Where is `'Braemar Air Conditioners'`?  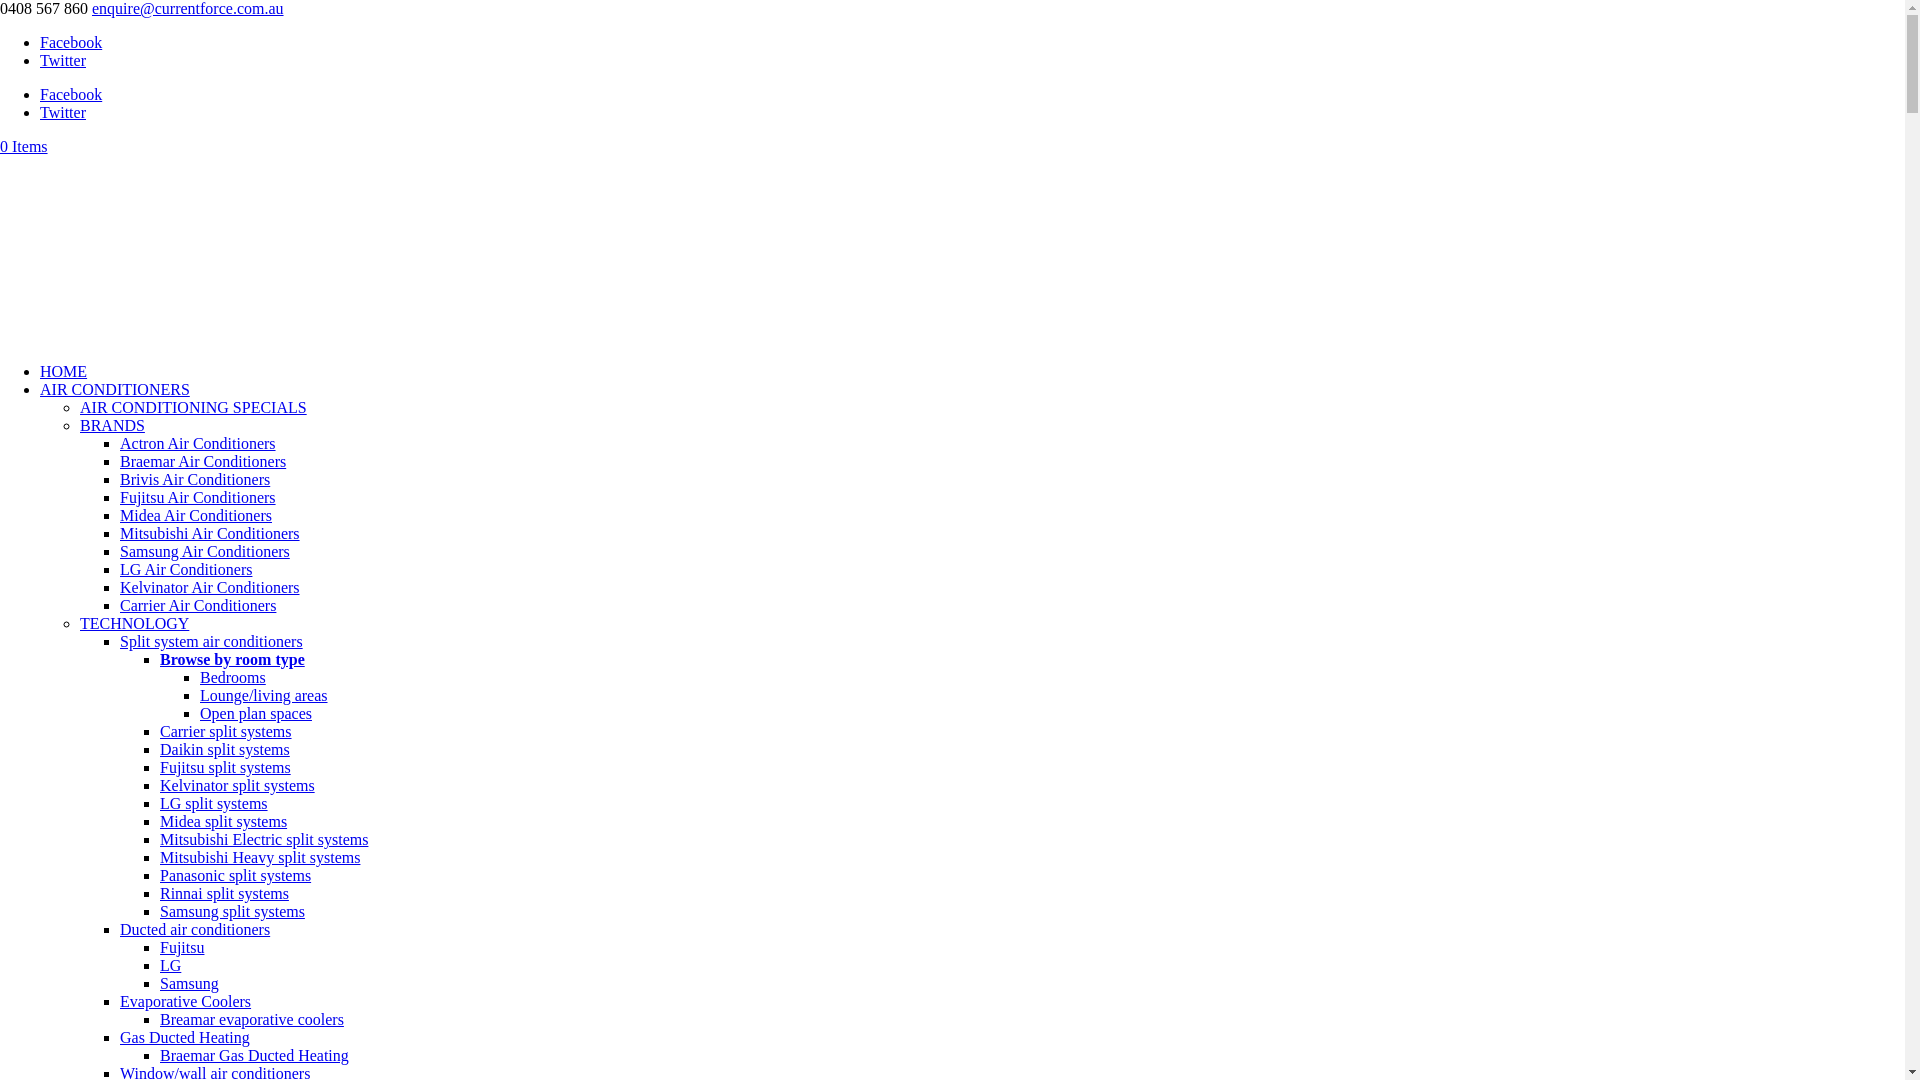 'Braemar Air Conditioners' is located at coordinates (119, 461).